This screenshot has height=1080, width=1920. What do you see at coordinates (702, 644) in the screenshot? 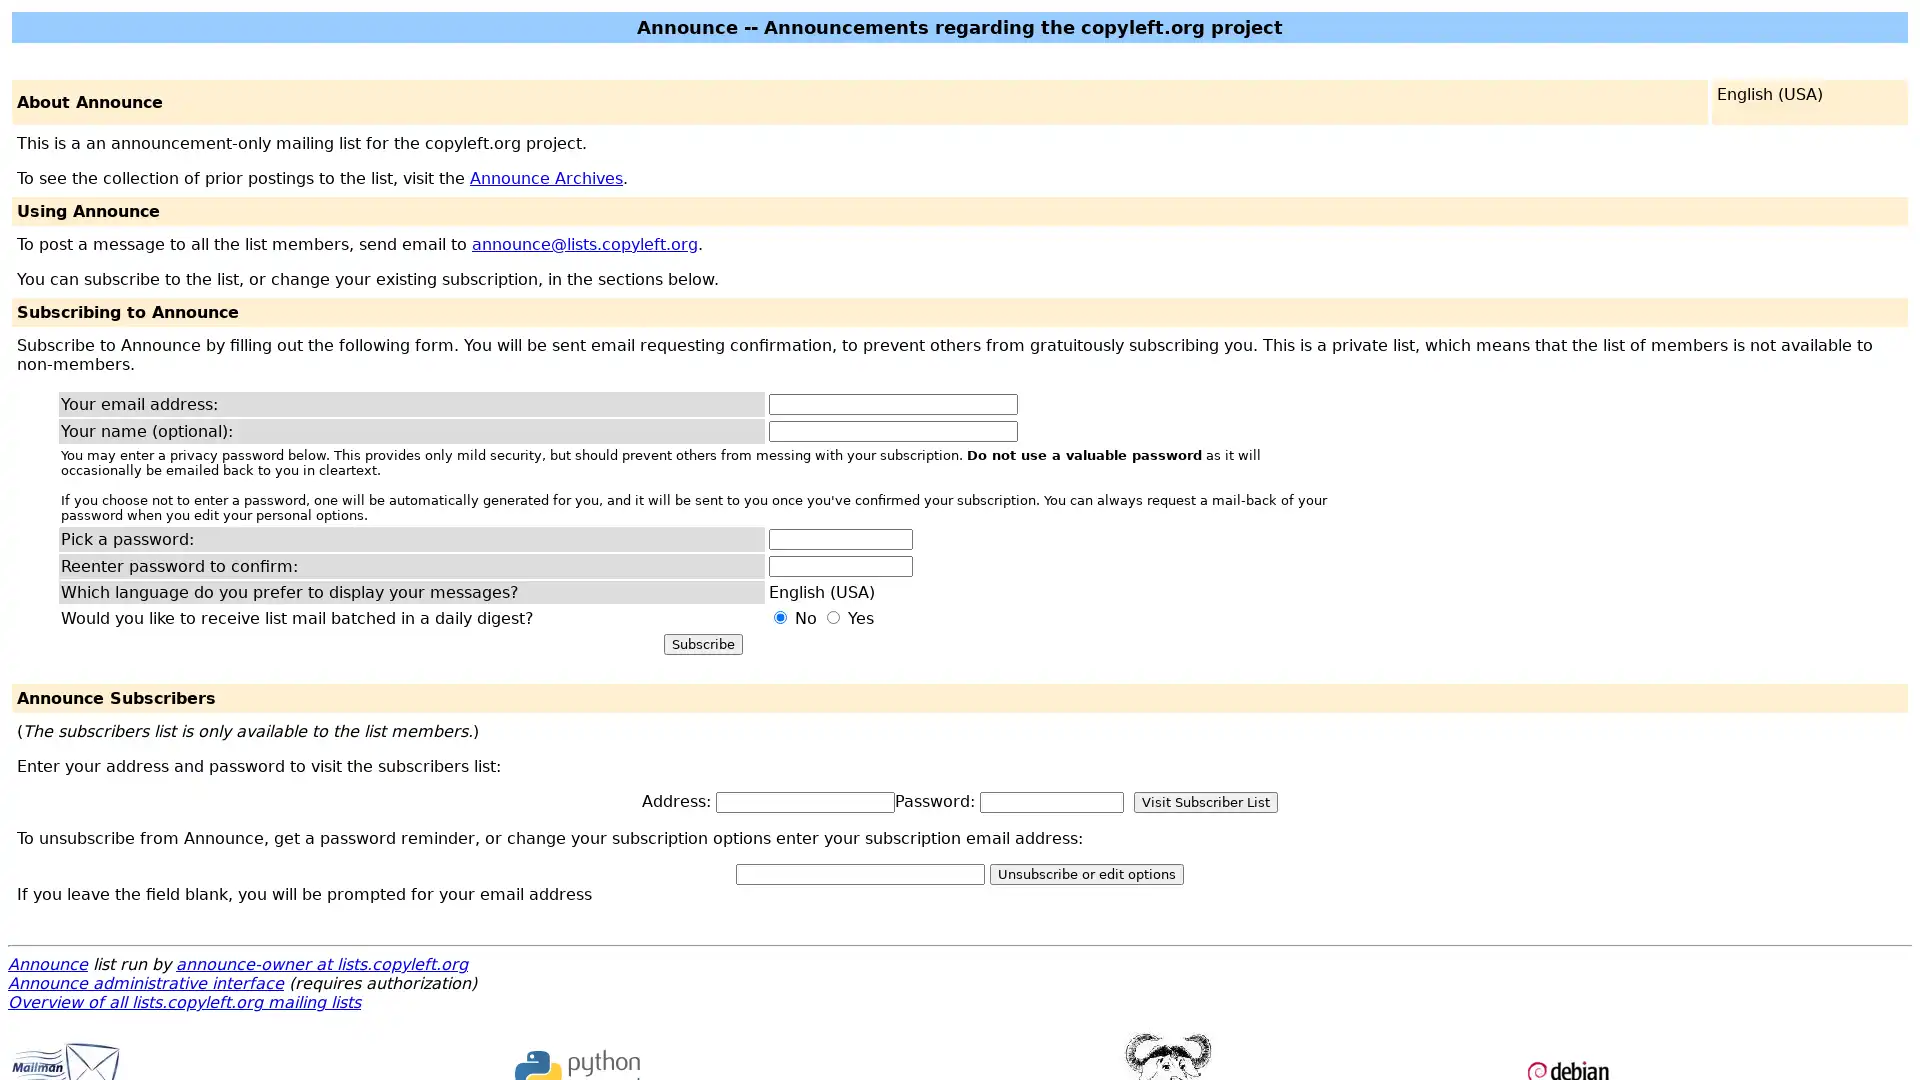
I see `Subscribe` at bounding box center [702, 644].